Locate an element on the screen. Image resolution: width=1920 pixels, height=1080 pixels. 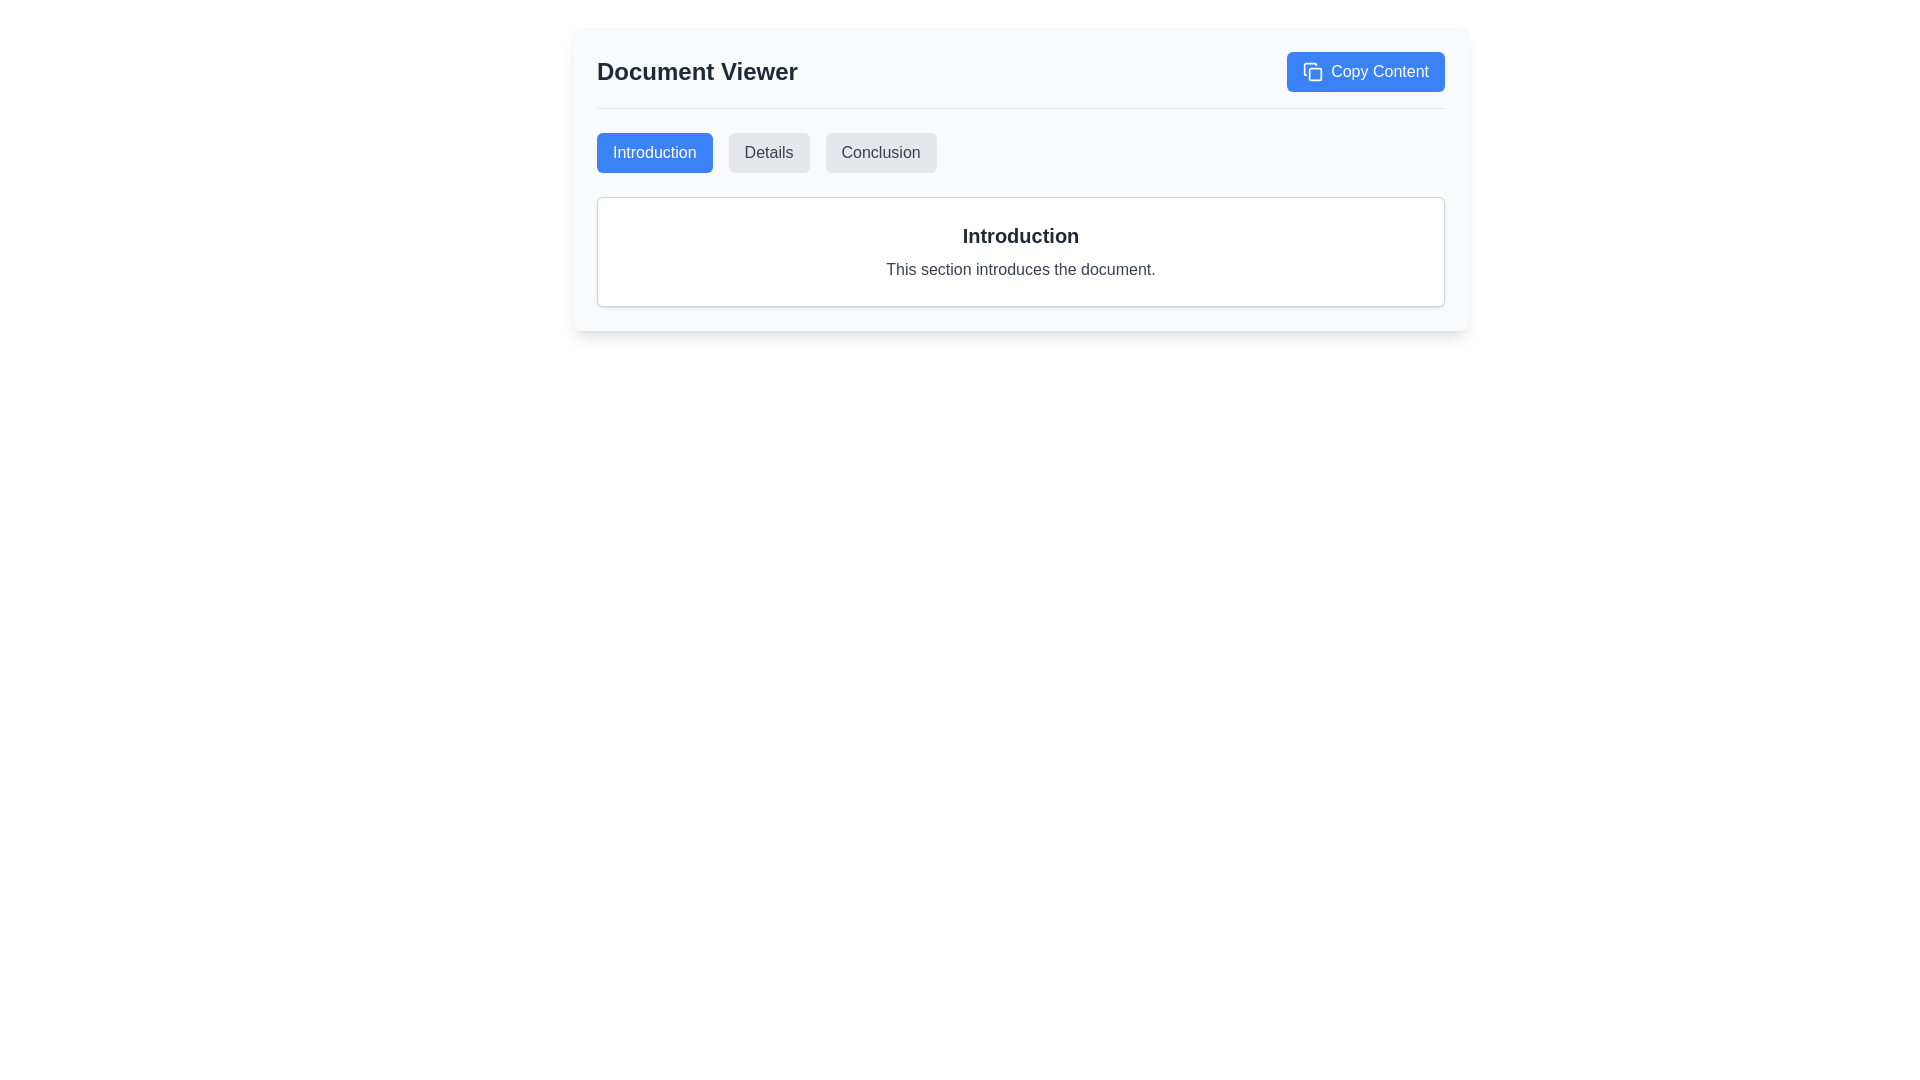
the 'Copy Content' button located at the top-right corner of the interface to trigger the hover effect that darkens the blue background is located at coordinates (1379, 71).